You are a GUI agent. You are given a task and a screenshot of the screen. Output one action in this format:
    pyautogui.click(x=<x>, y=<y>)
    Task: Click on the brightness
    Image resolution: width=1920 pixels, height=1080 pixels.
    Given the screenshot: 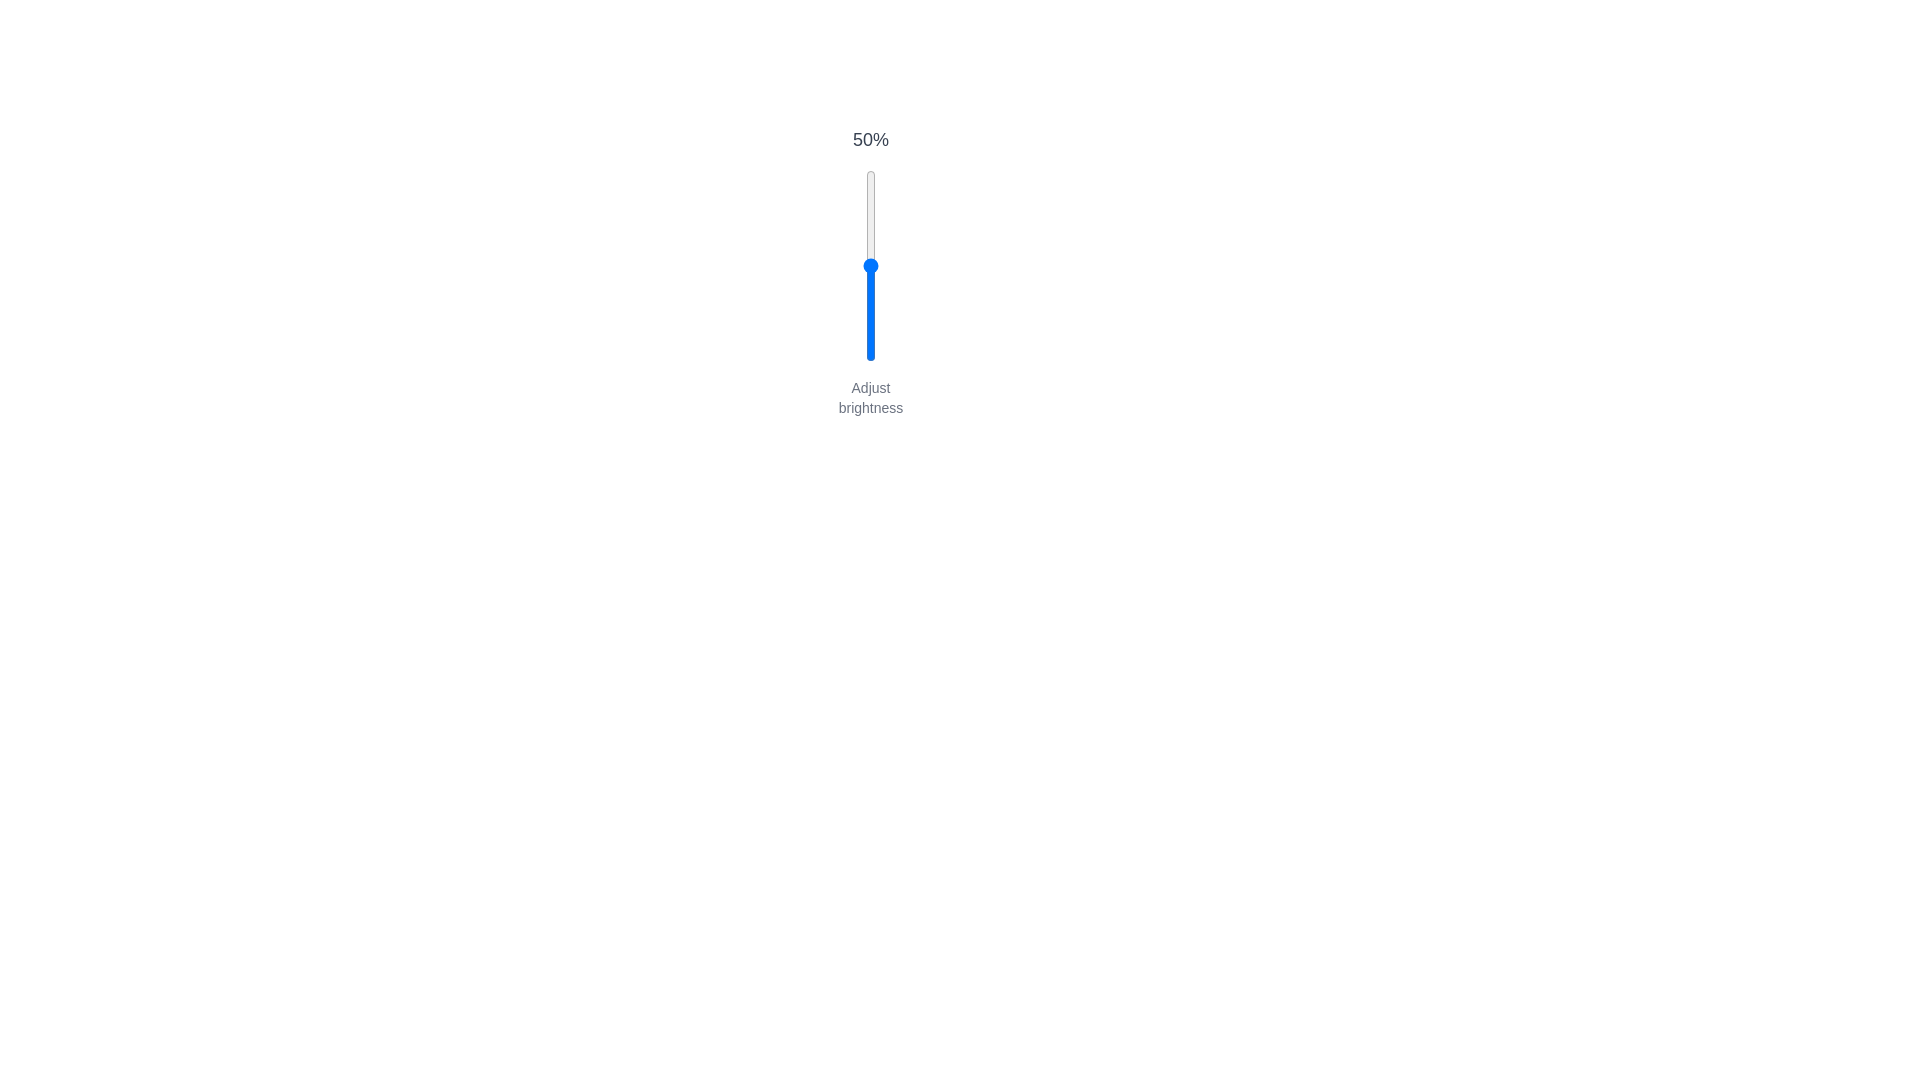 What is the action you would take?
    pyautogui.click(x=870, y=295)
    